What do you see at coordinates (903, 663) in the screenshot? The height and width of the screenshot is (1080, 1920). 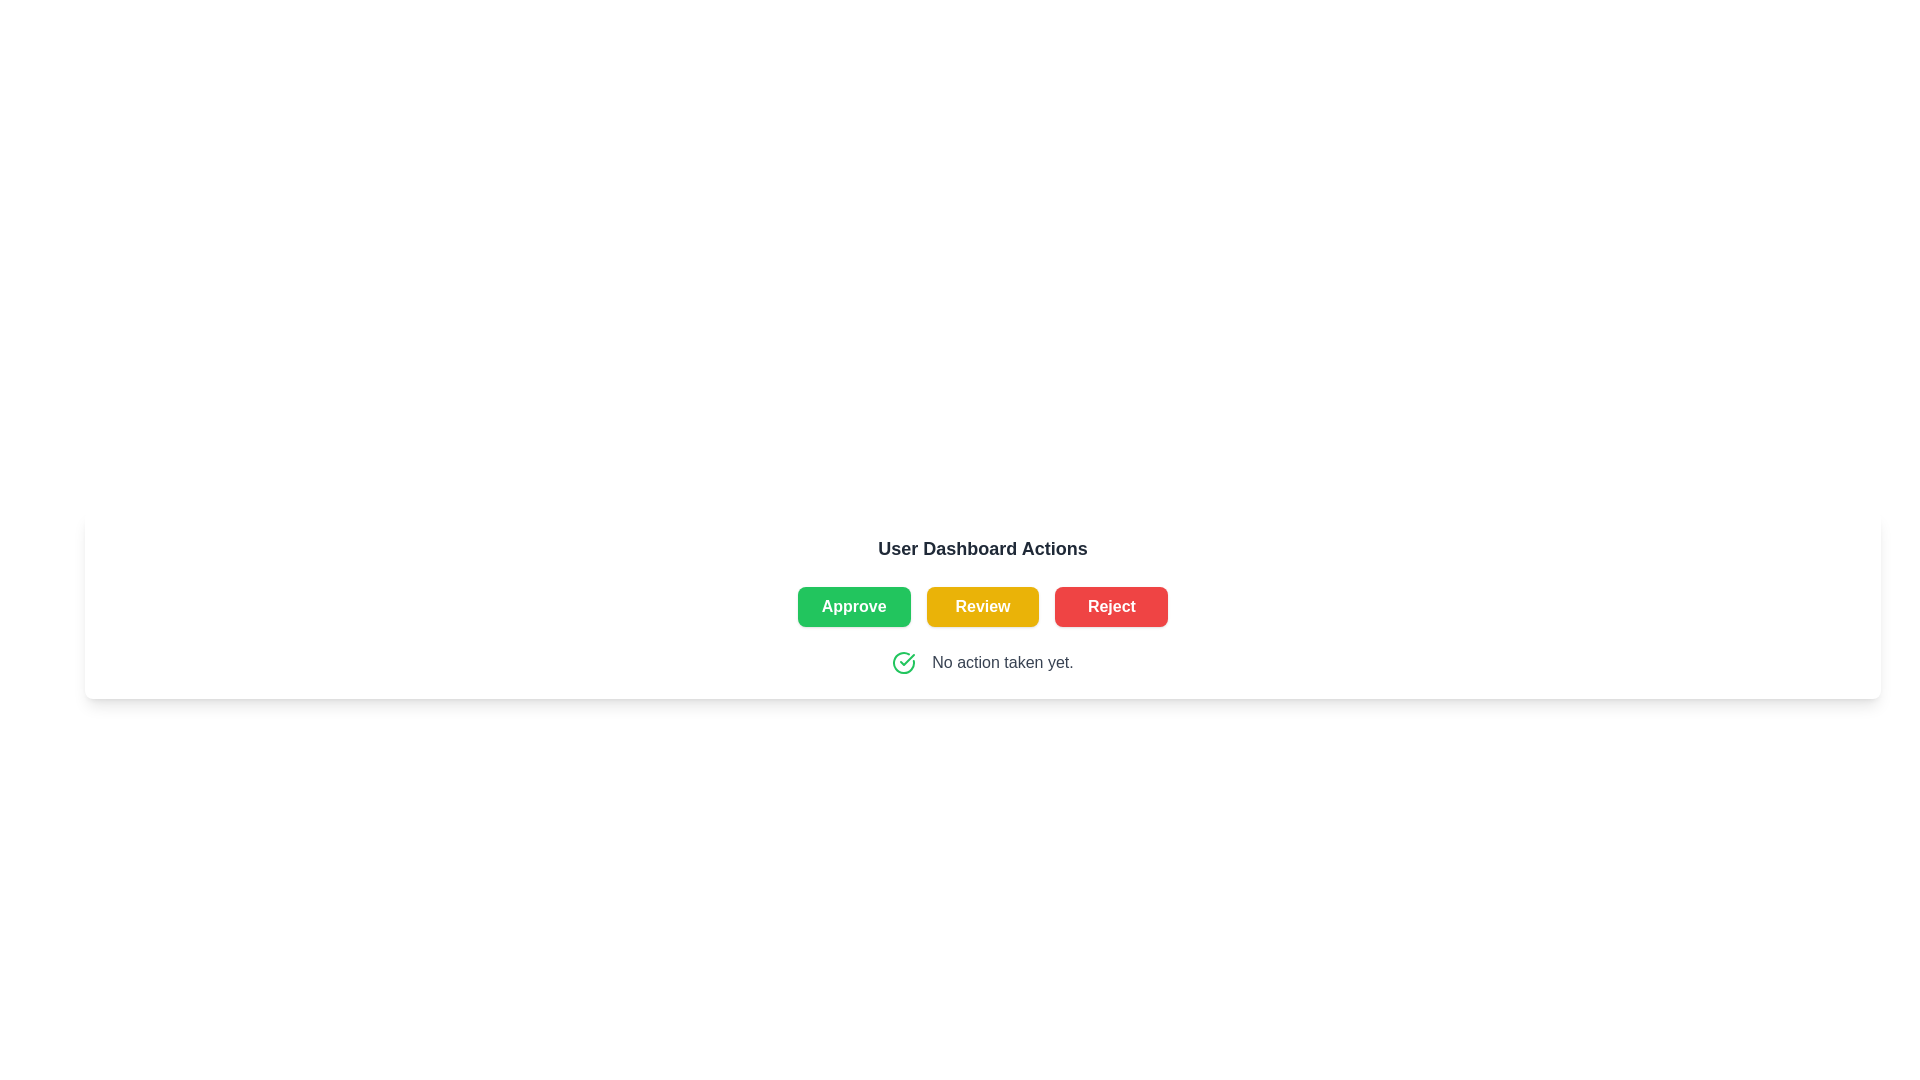 I see `the circular green checkmark icon located to the left of the text 'No action taken yet.' under the 'User Dashboard Actions' heading` at bounding box center [903, 663].